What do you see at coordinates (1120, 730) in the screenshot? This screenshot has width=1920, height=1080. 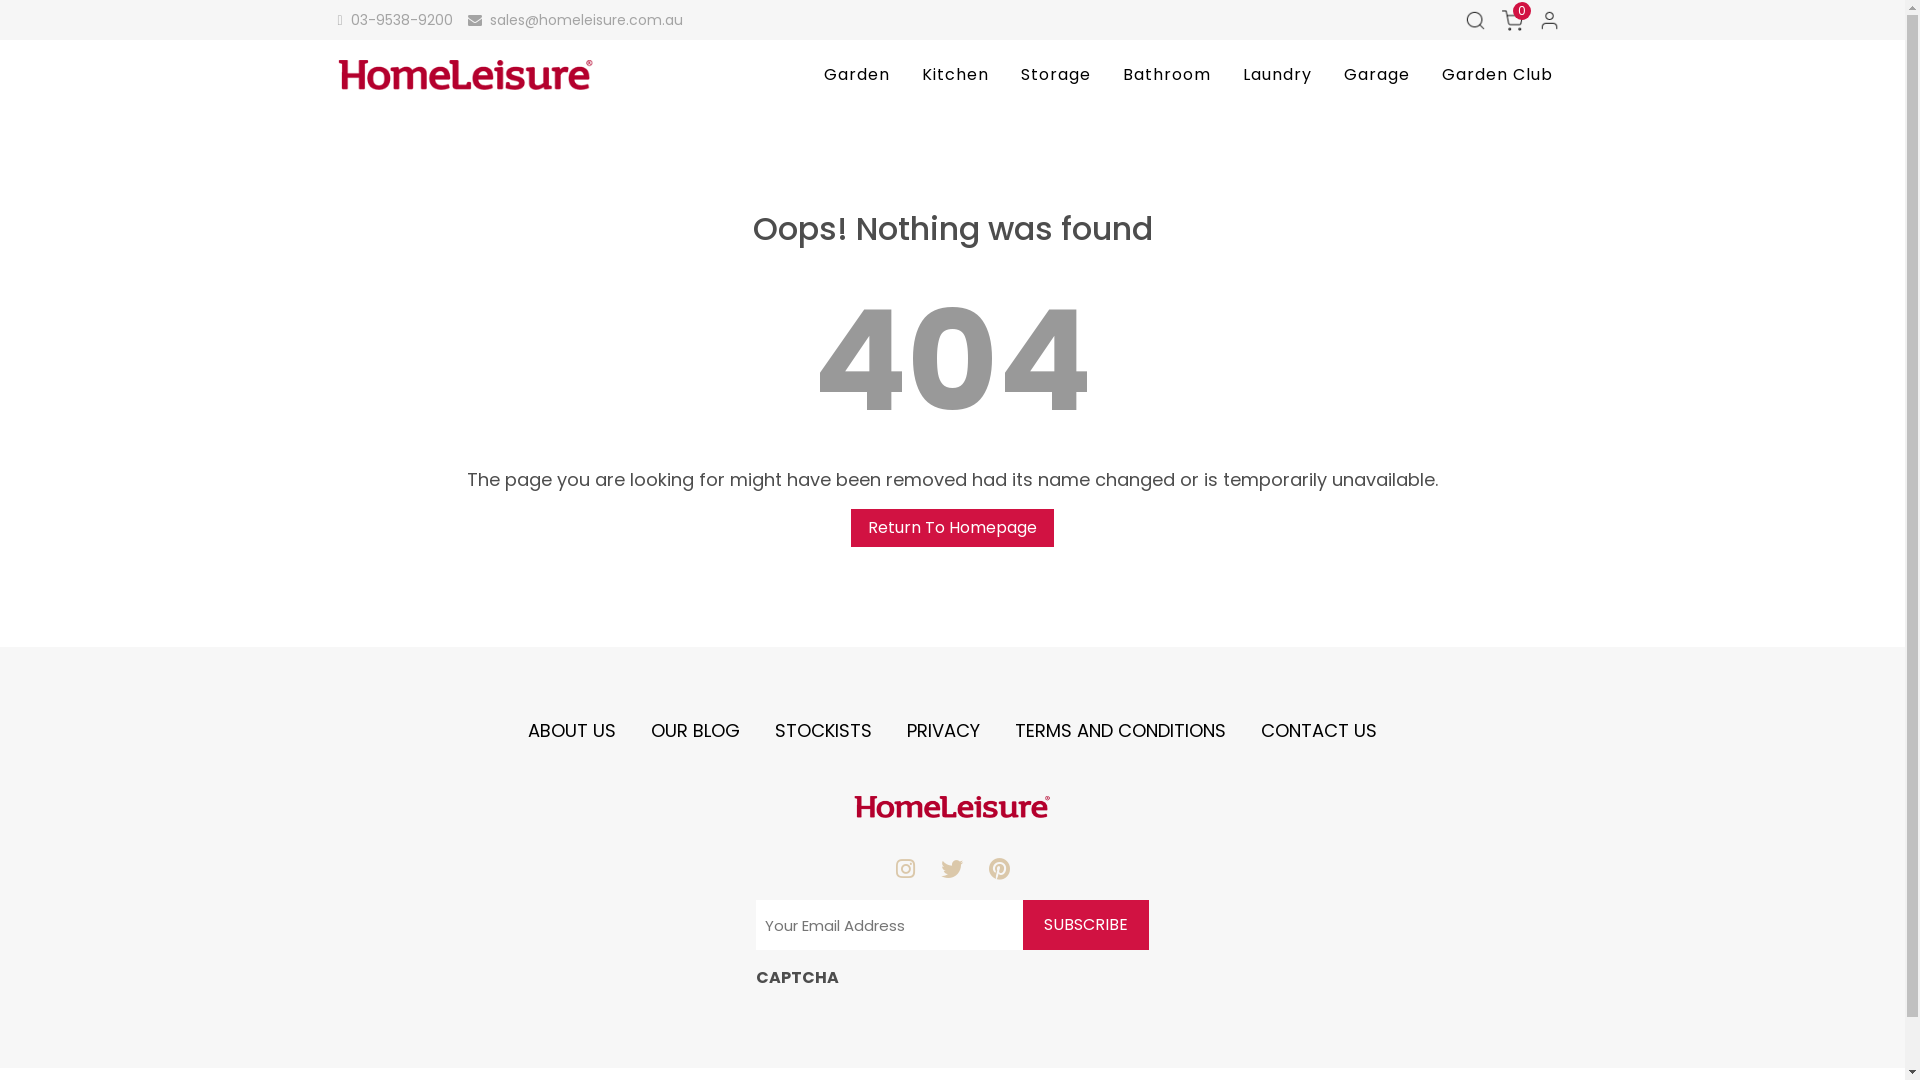 I see `'TERMS AND CONDITIONS'` at bounding box center [1120, 730].